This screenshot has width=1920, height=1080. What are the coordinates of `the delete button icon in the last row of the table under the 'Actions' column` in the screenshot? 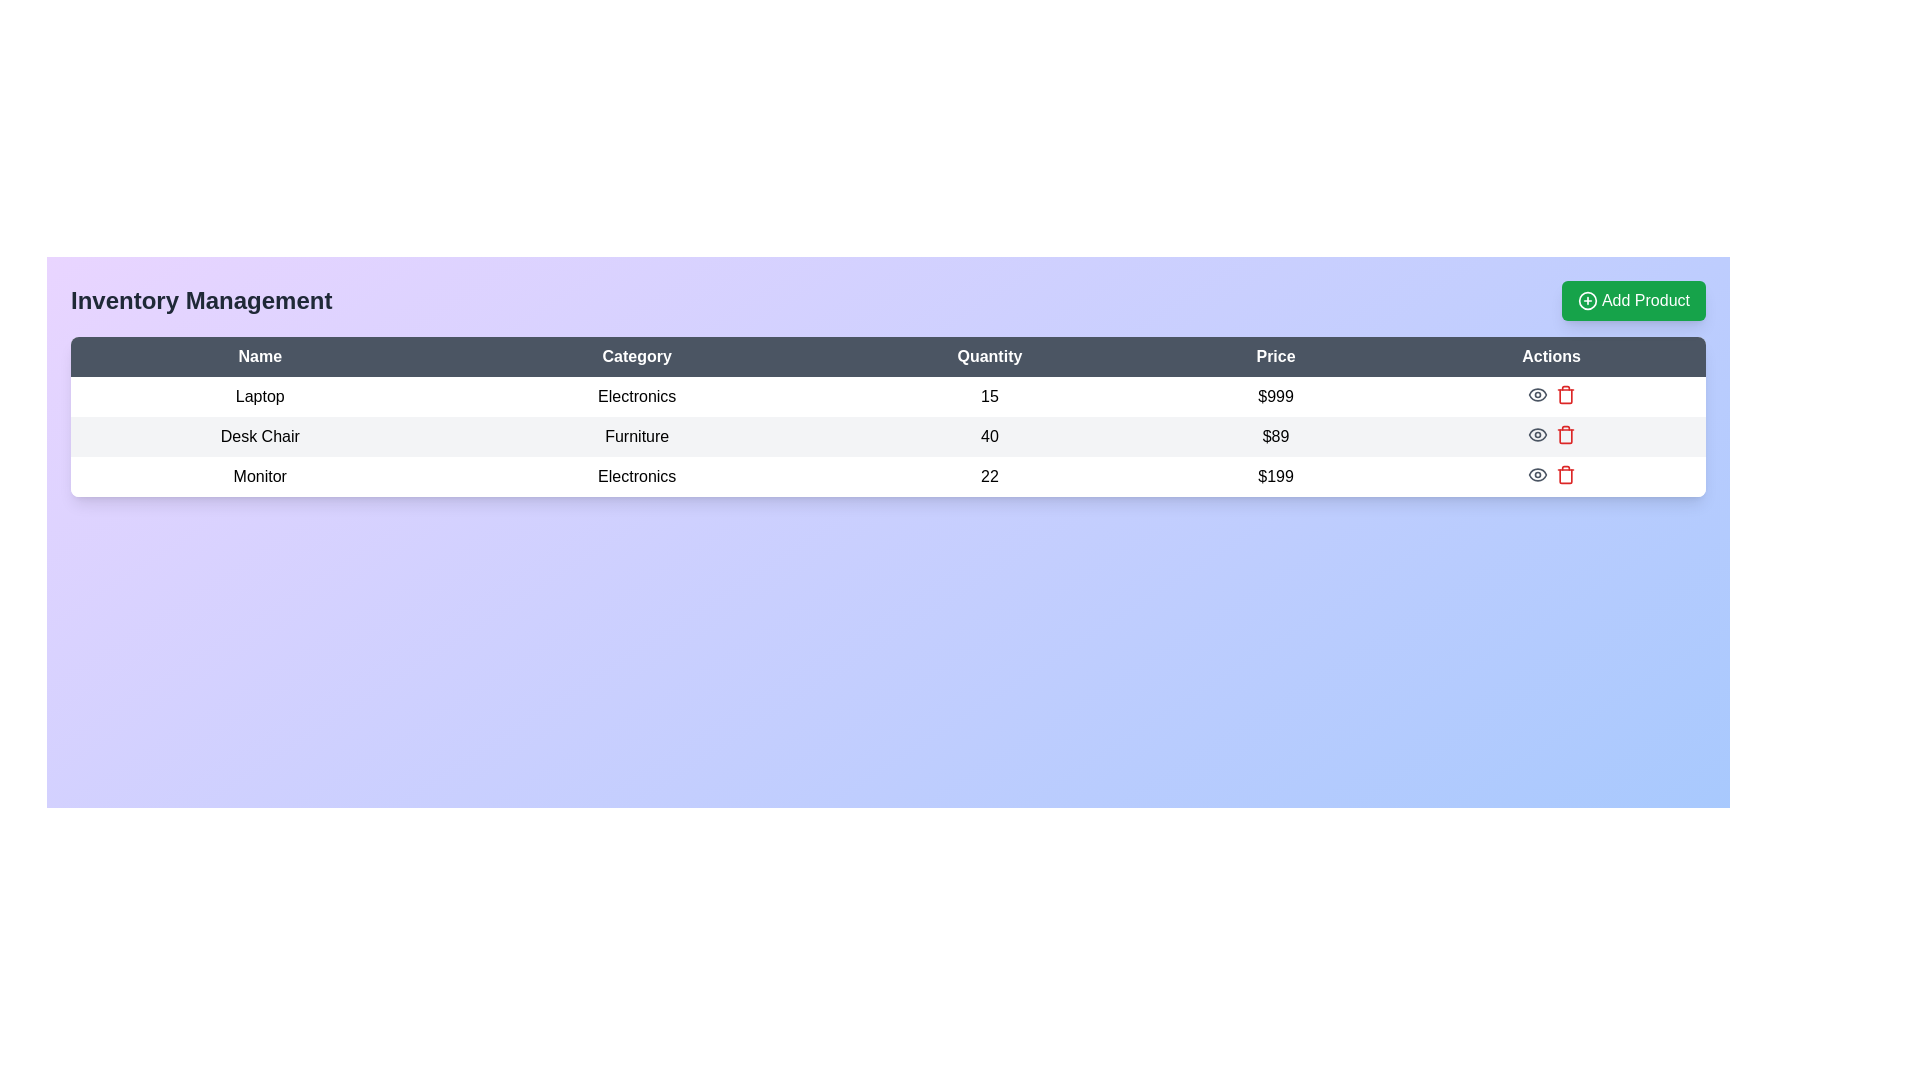 It's located at (1564, 474).